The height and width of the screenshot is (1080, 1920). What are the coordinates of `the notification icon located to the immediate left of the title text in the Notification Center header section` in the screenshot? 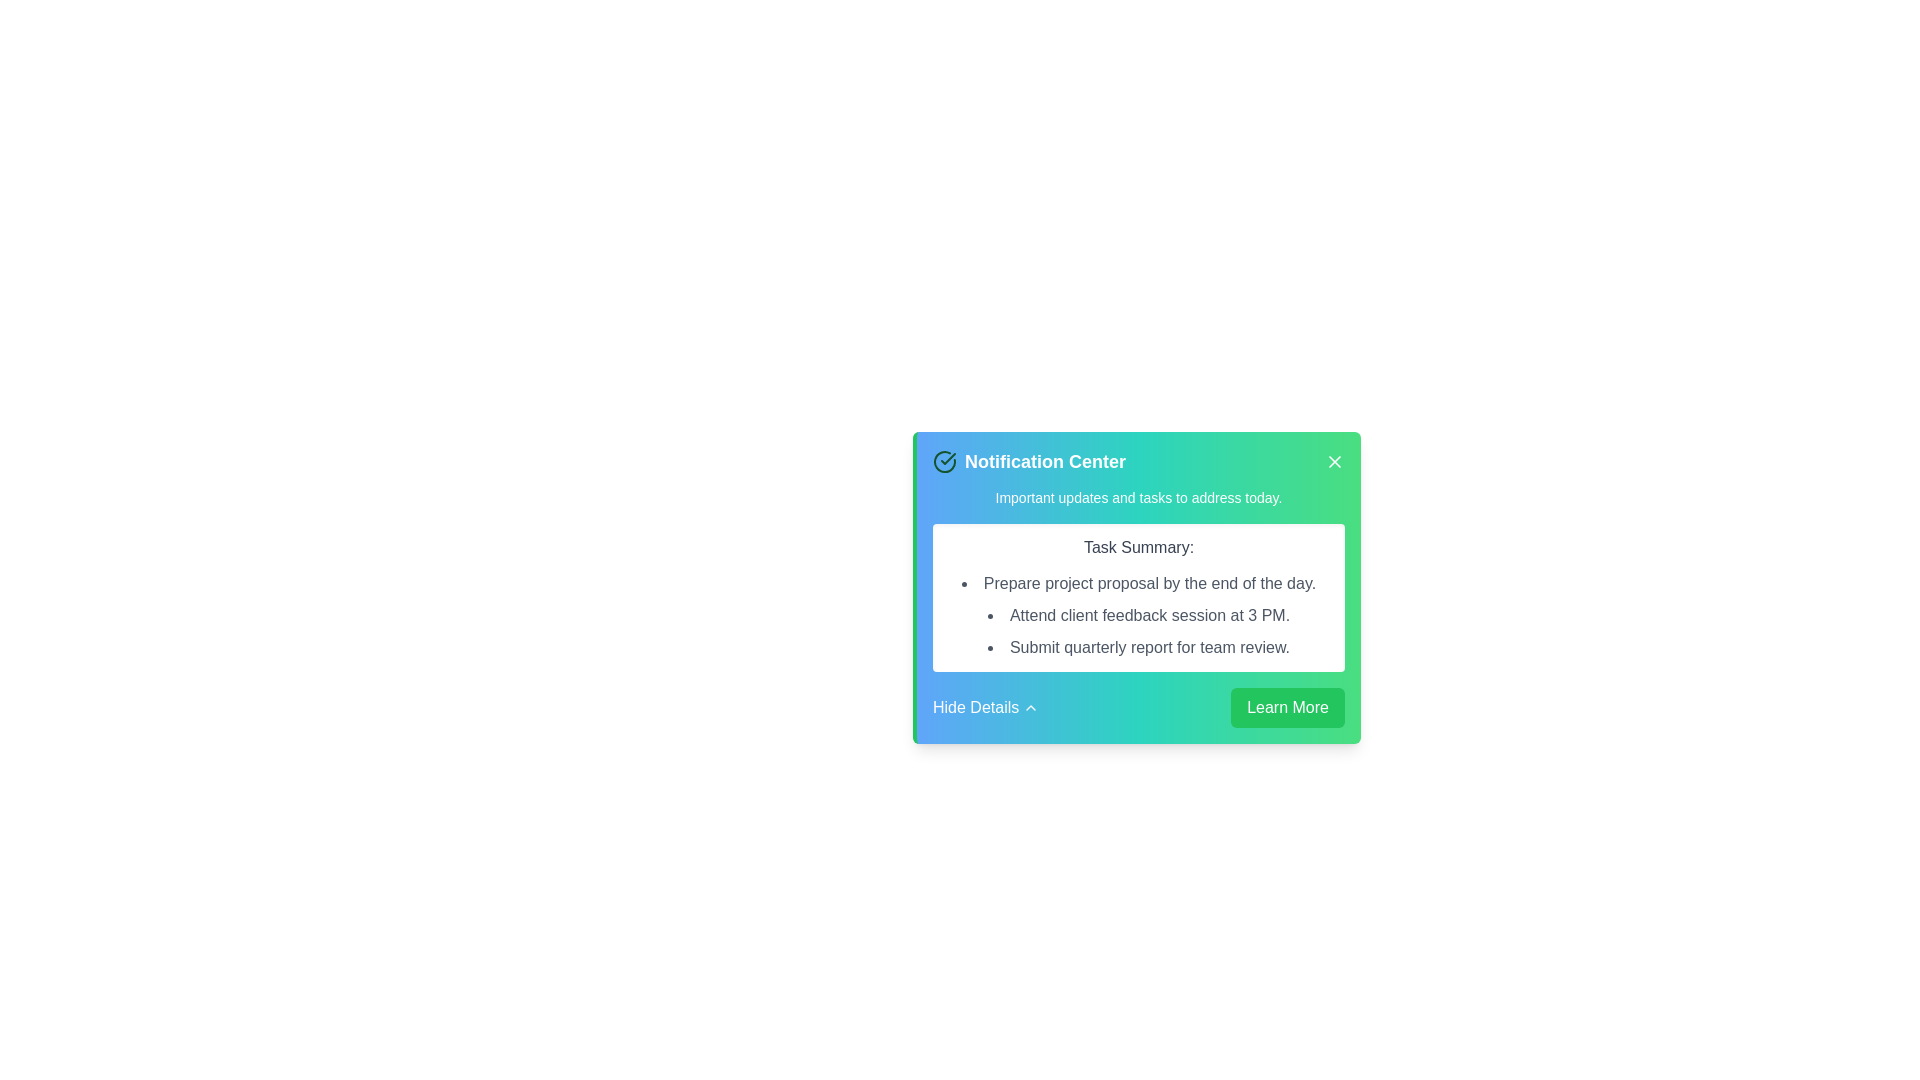 It's located at (944, 462).